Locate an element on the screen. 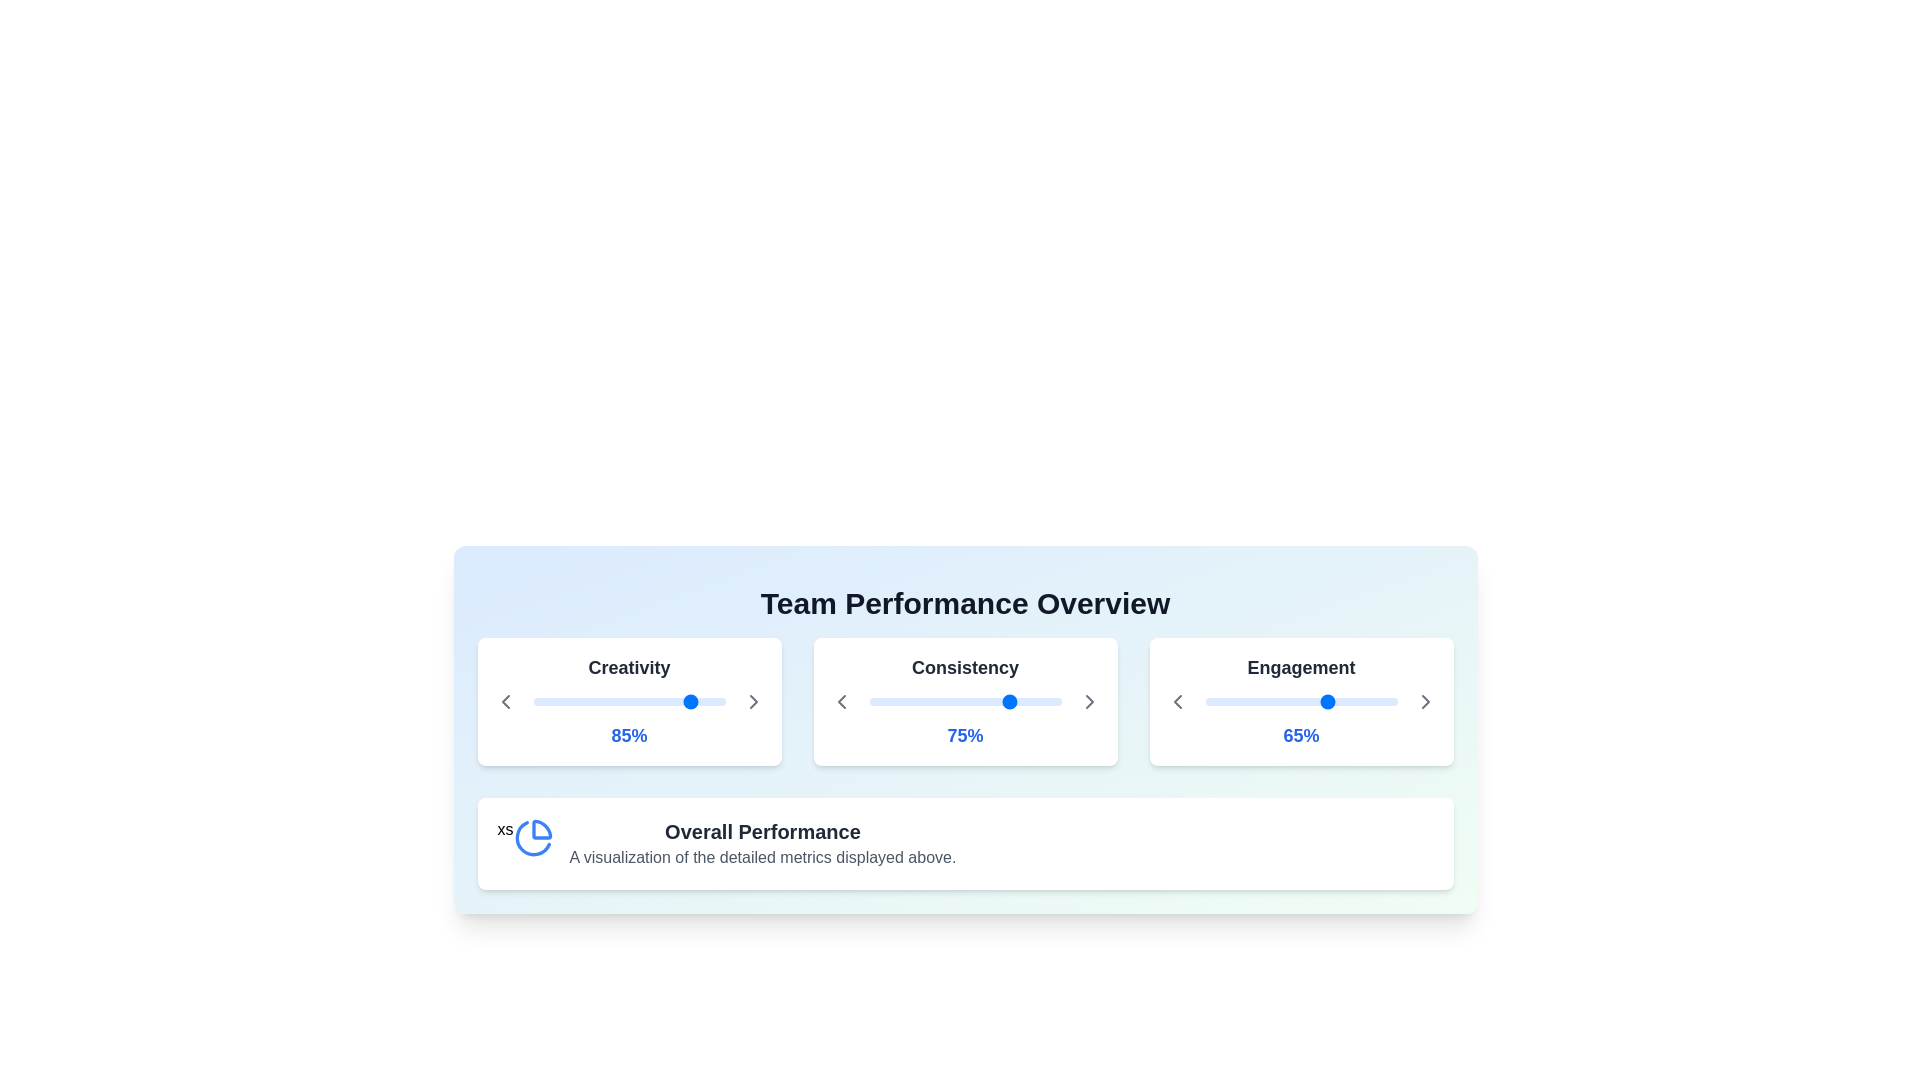 This screenshot has height=1080, width=1920. the Engagement slider is located at coordinates (1206, 701).